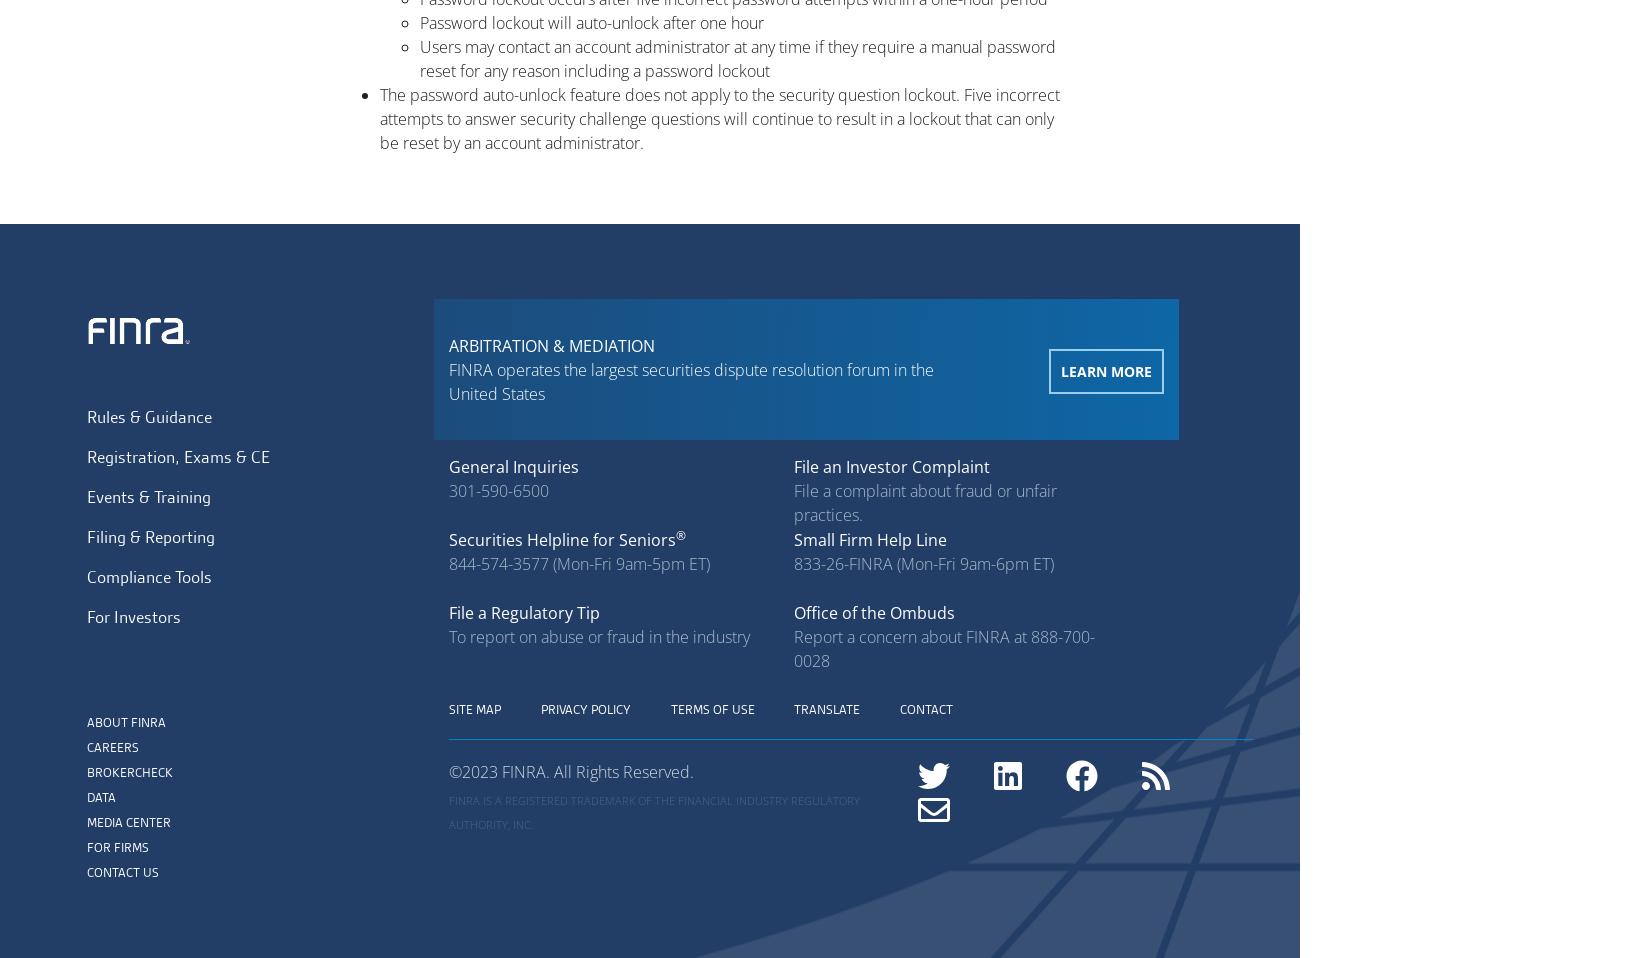 The height and width of the screenshot is (958, 1652). I want to click on 'Events & Training', so click(87, 494).